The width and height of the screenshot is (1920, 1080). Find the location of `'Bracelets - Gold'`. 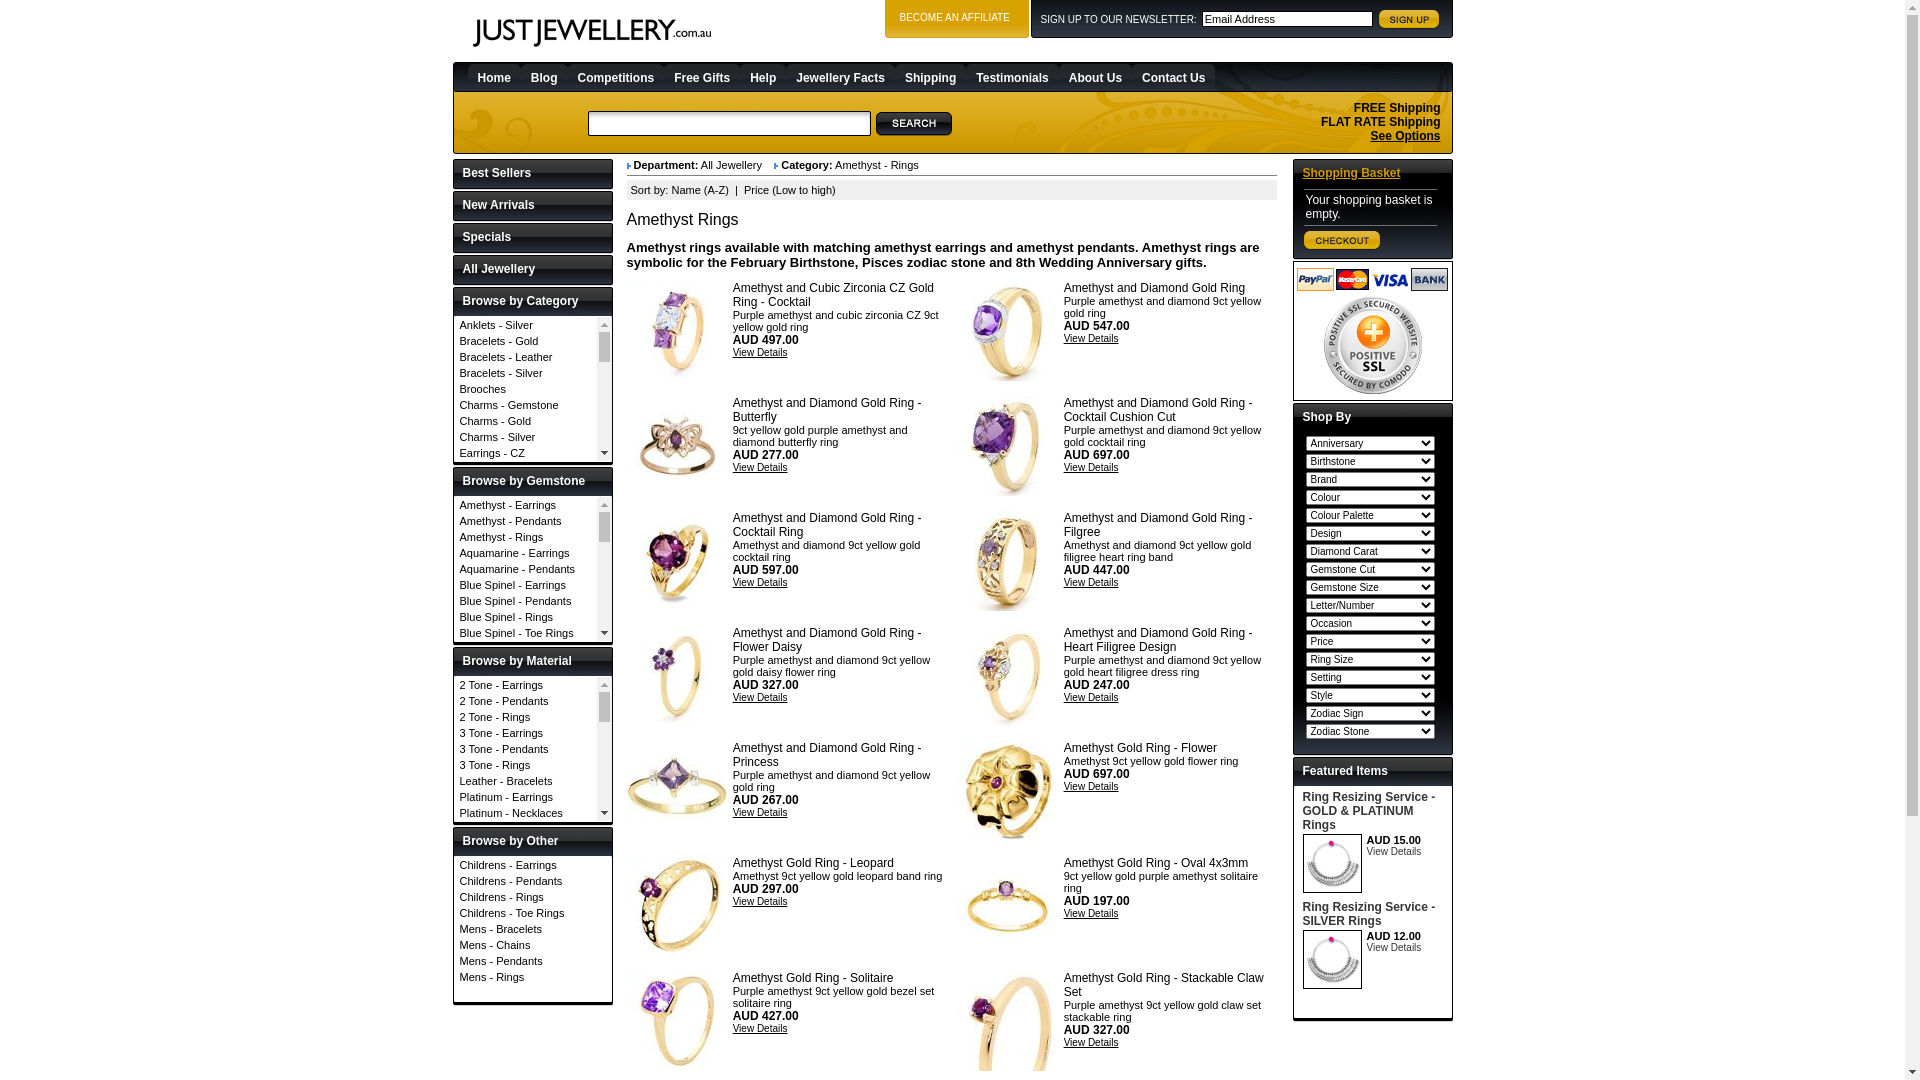

'Bracelets - Gold' is located at coordinates (525, 339).